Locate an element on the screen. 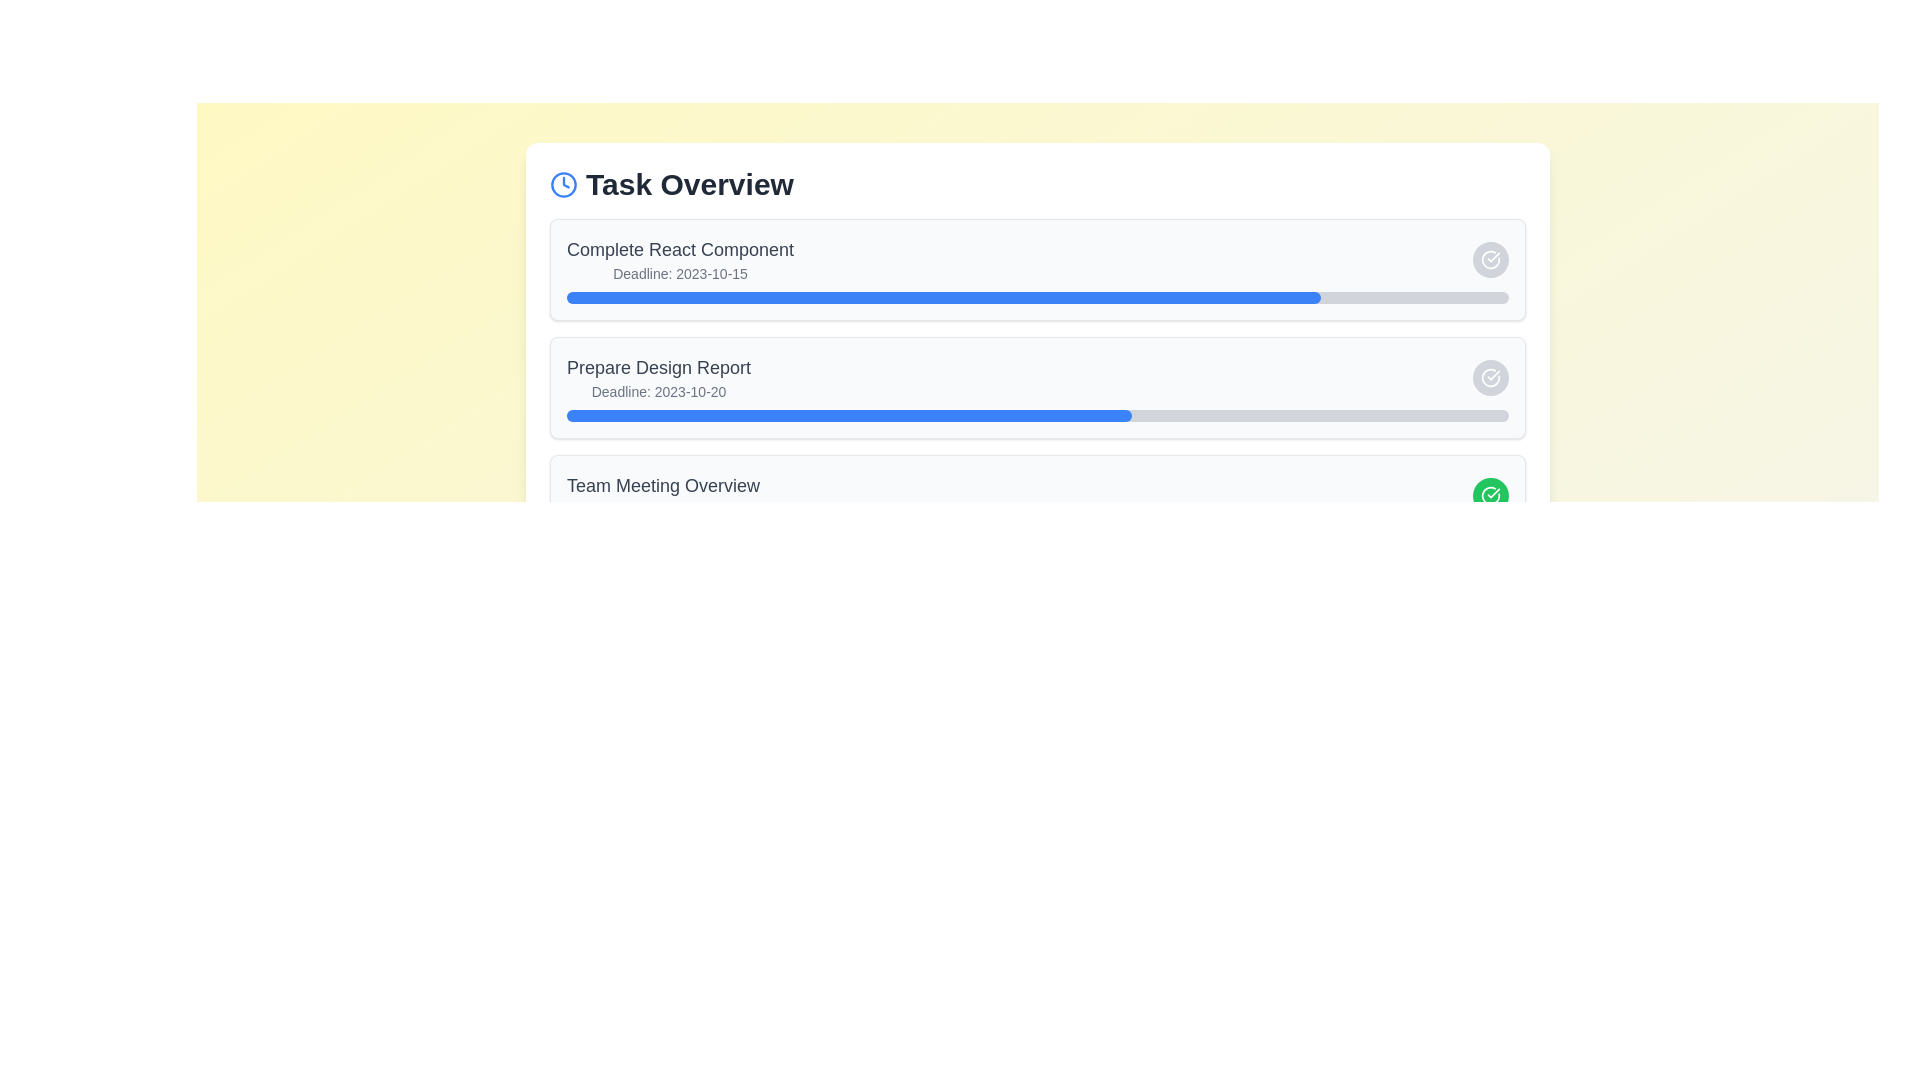  the SVG icon that features a circular outline with a checkmark inside, which is styled with a white color on a gray background and is part of a button-like clickable area located to the right of the 'Prepare Design Report' task item is located at coordinates (1491, 378).